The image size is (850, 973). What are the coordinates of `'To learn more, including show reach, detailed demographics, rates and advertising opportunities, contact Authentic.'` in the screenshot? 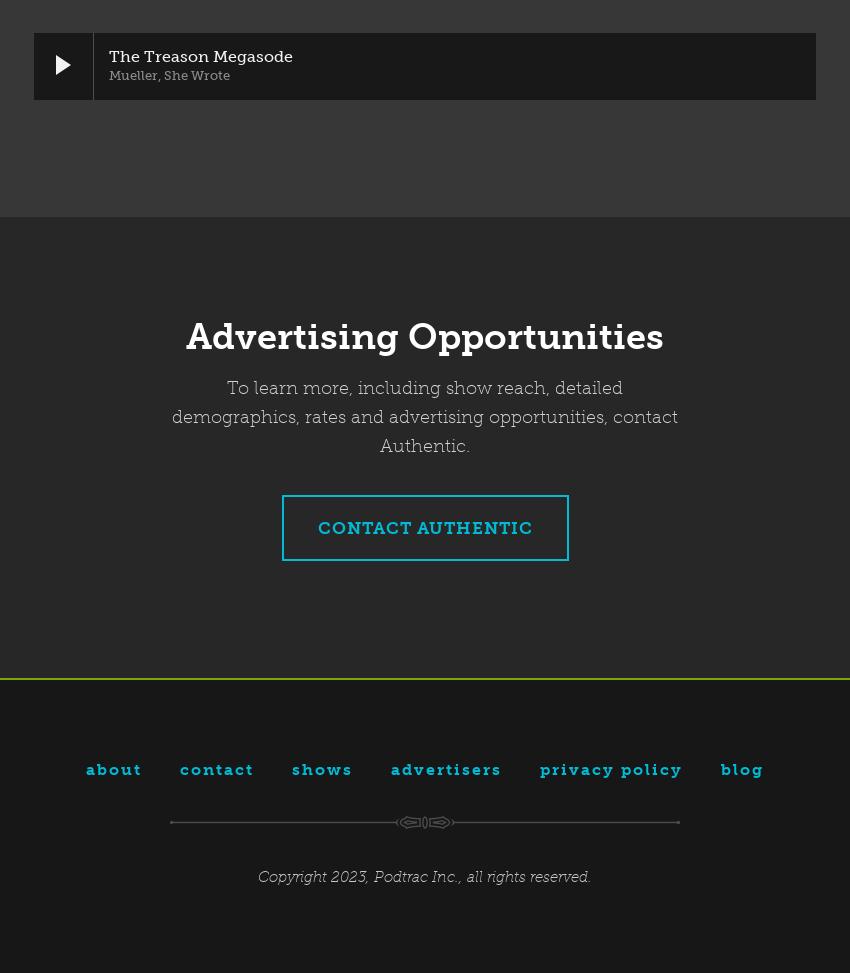 It's located at (425, 417).